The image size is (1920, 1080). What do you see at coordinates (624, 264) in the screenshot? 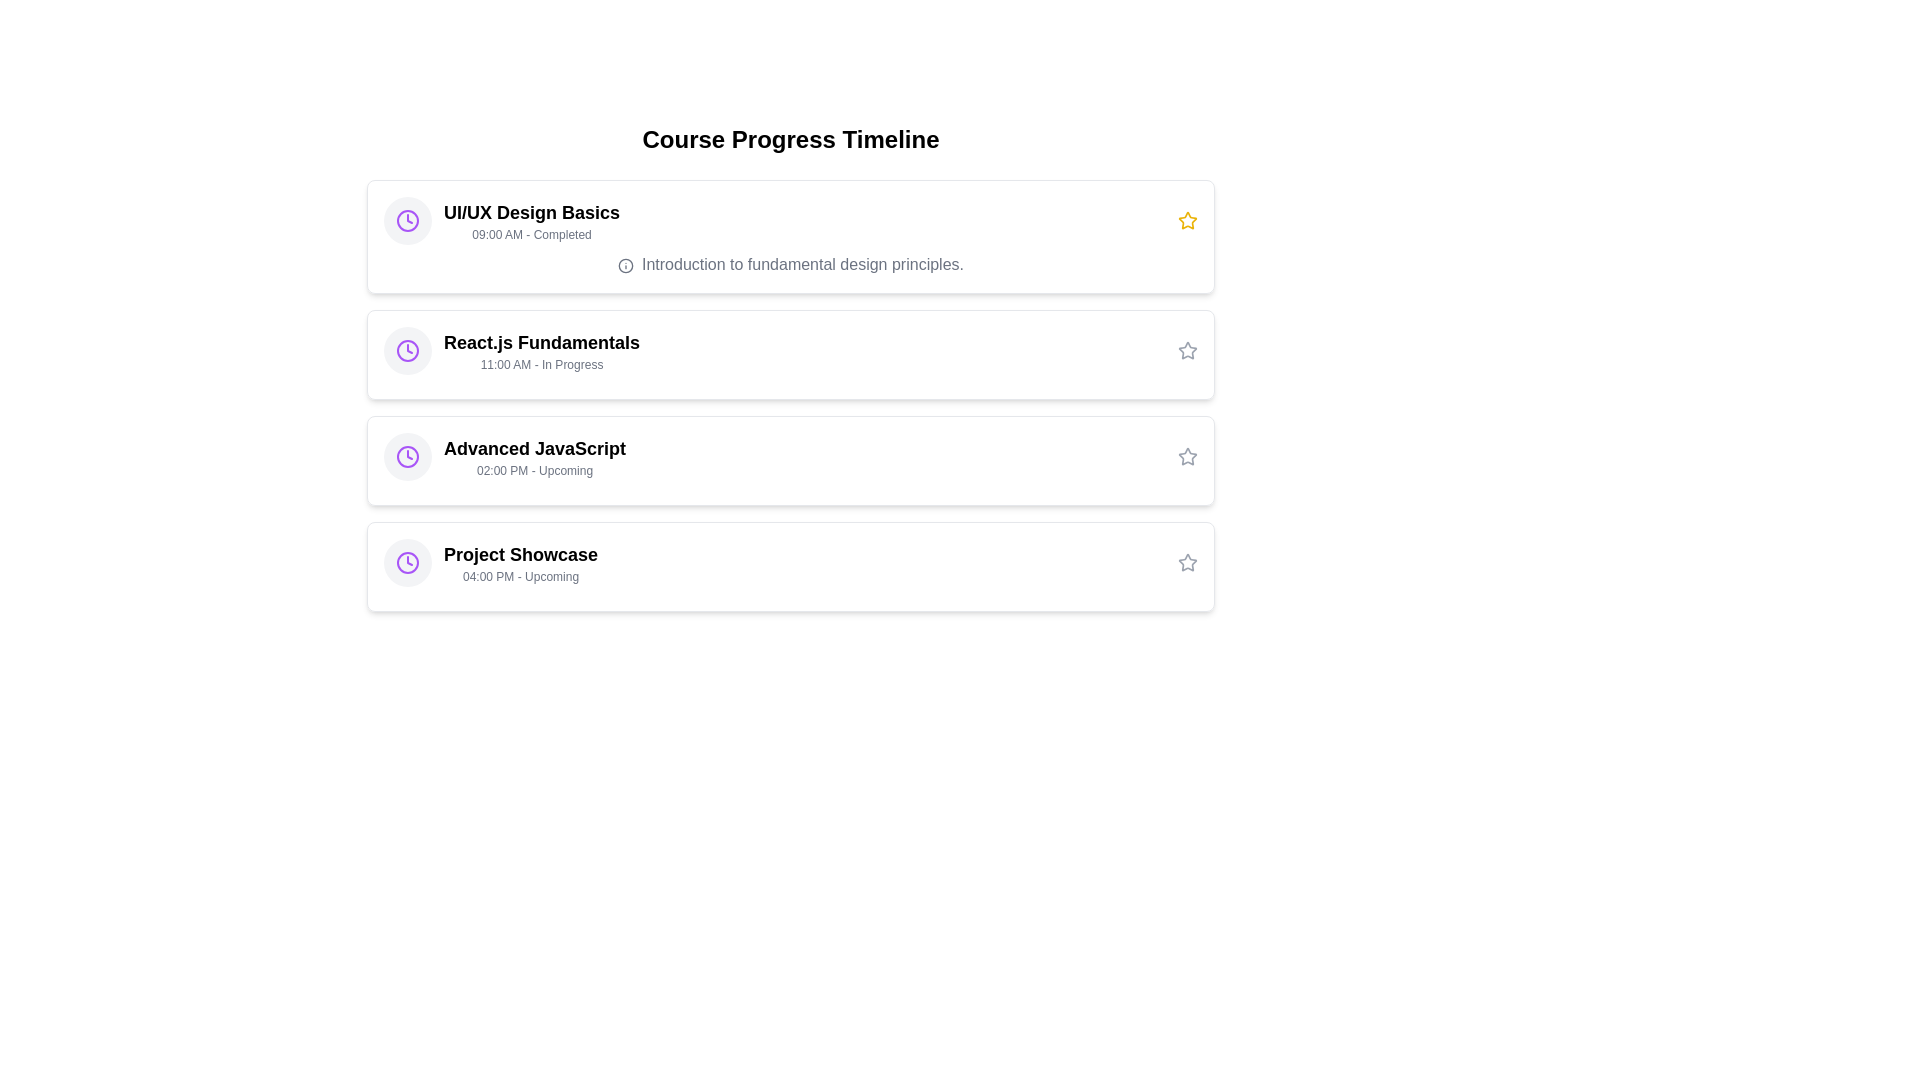
I see `the information icon located to the left of the text 'Introduction to fundamental design principles.' in the first card of the 'UI/UX Design Basics' course progress timeline` at bounding box center [624, 264].